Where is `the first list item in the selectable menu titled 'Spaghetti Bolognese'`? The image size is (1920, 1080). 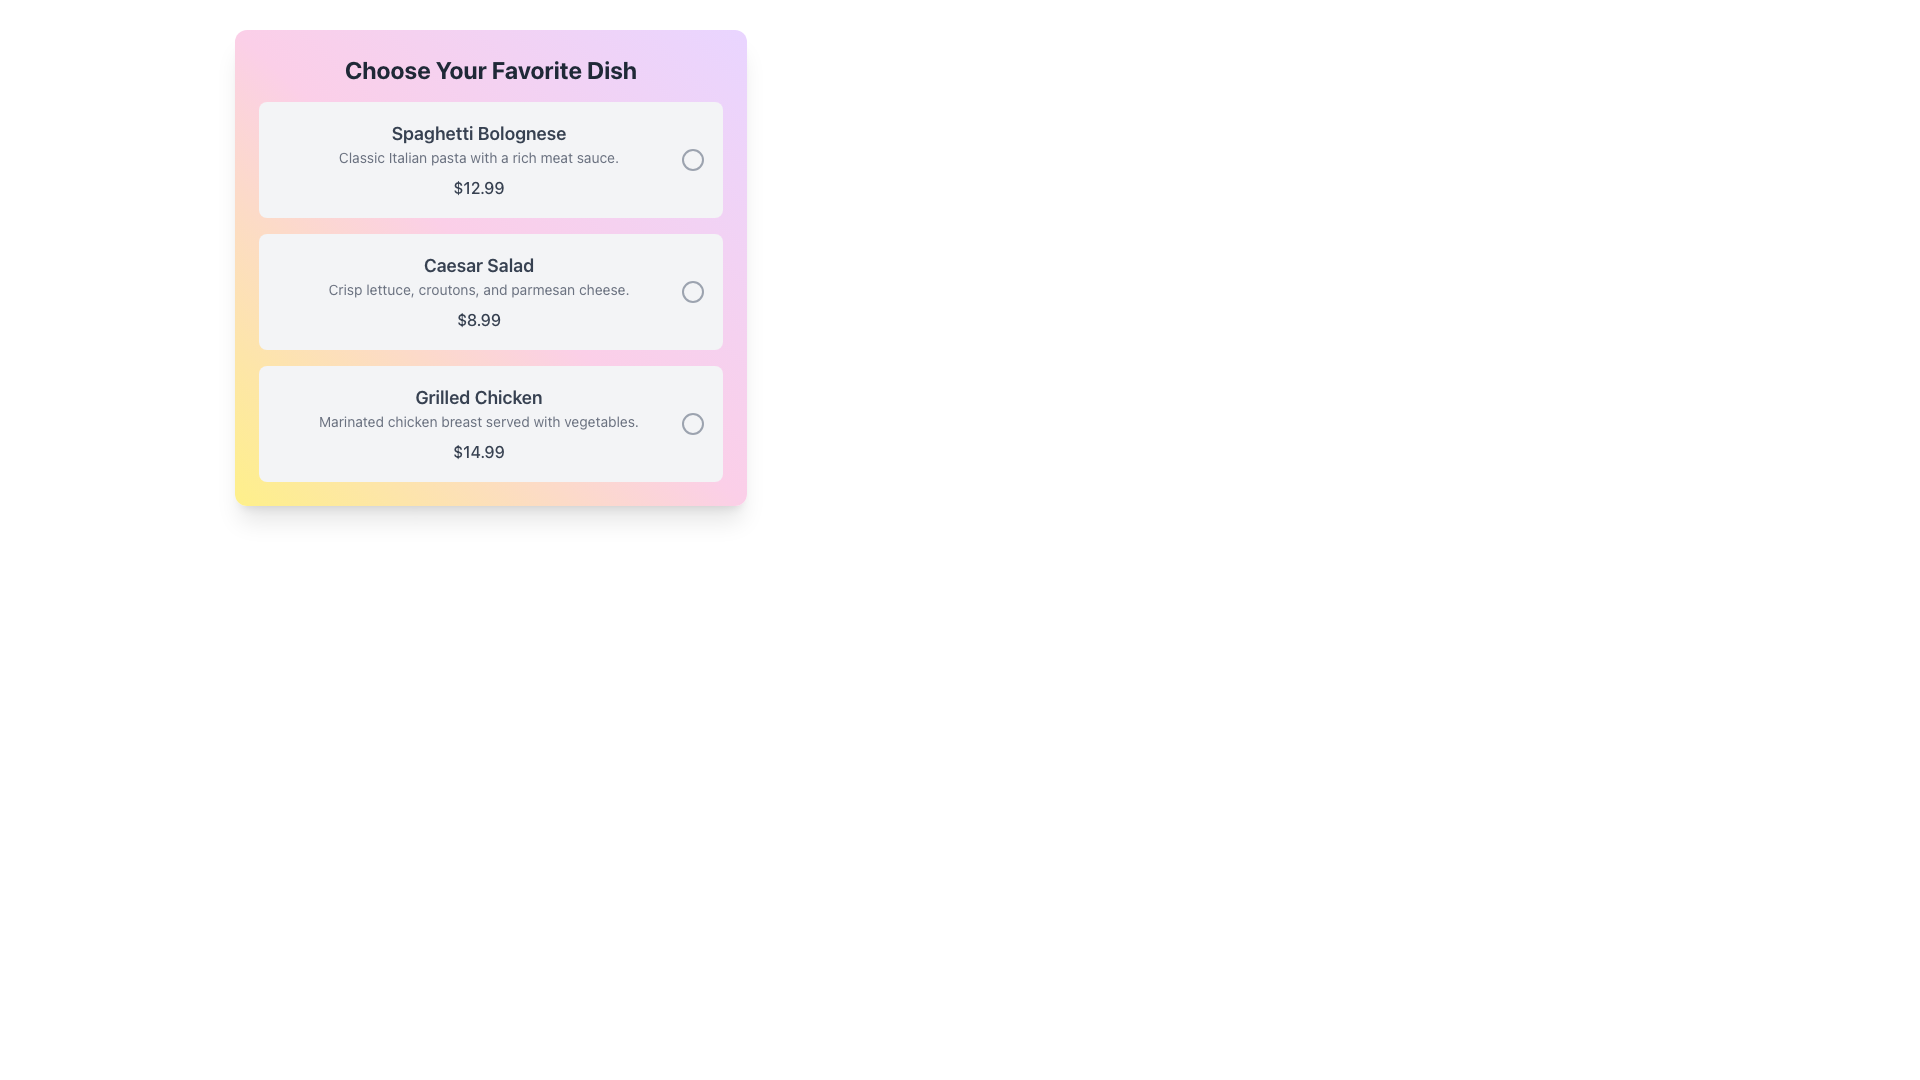 the first list item in the selectable menu titled 'Spaghetti Bolognese' is located at coordinates (478, 158).